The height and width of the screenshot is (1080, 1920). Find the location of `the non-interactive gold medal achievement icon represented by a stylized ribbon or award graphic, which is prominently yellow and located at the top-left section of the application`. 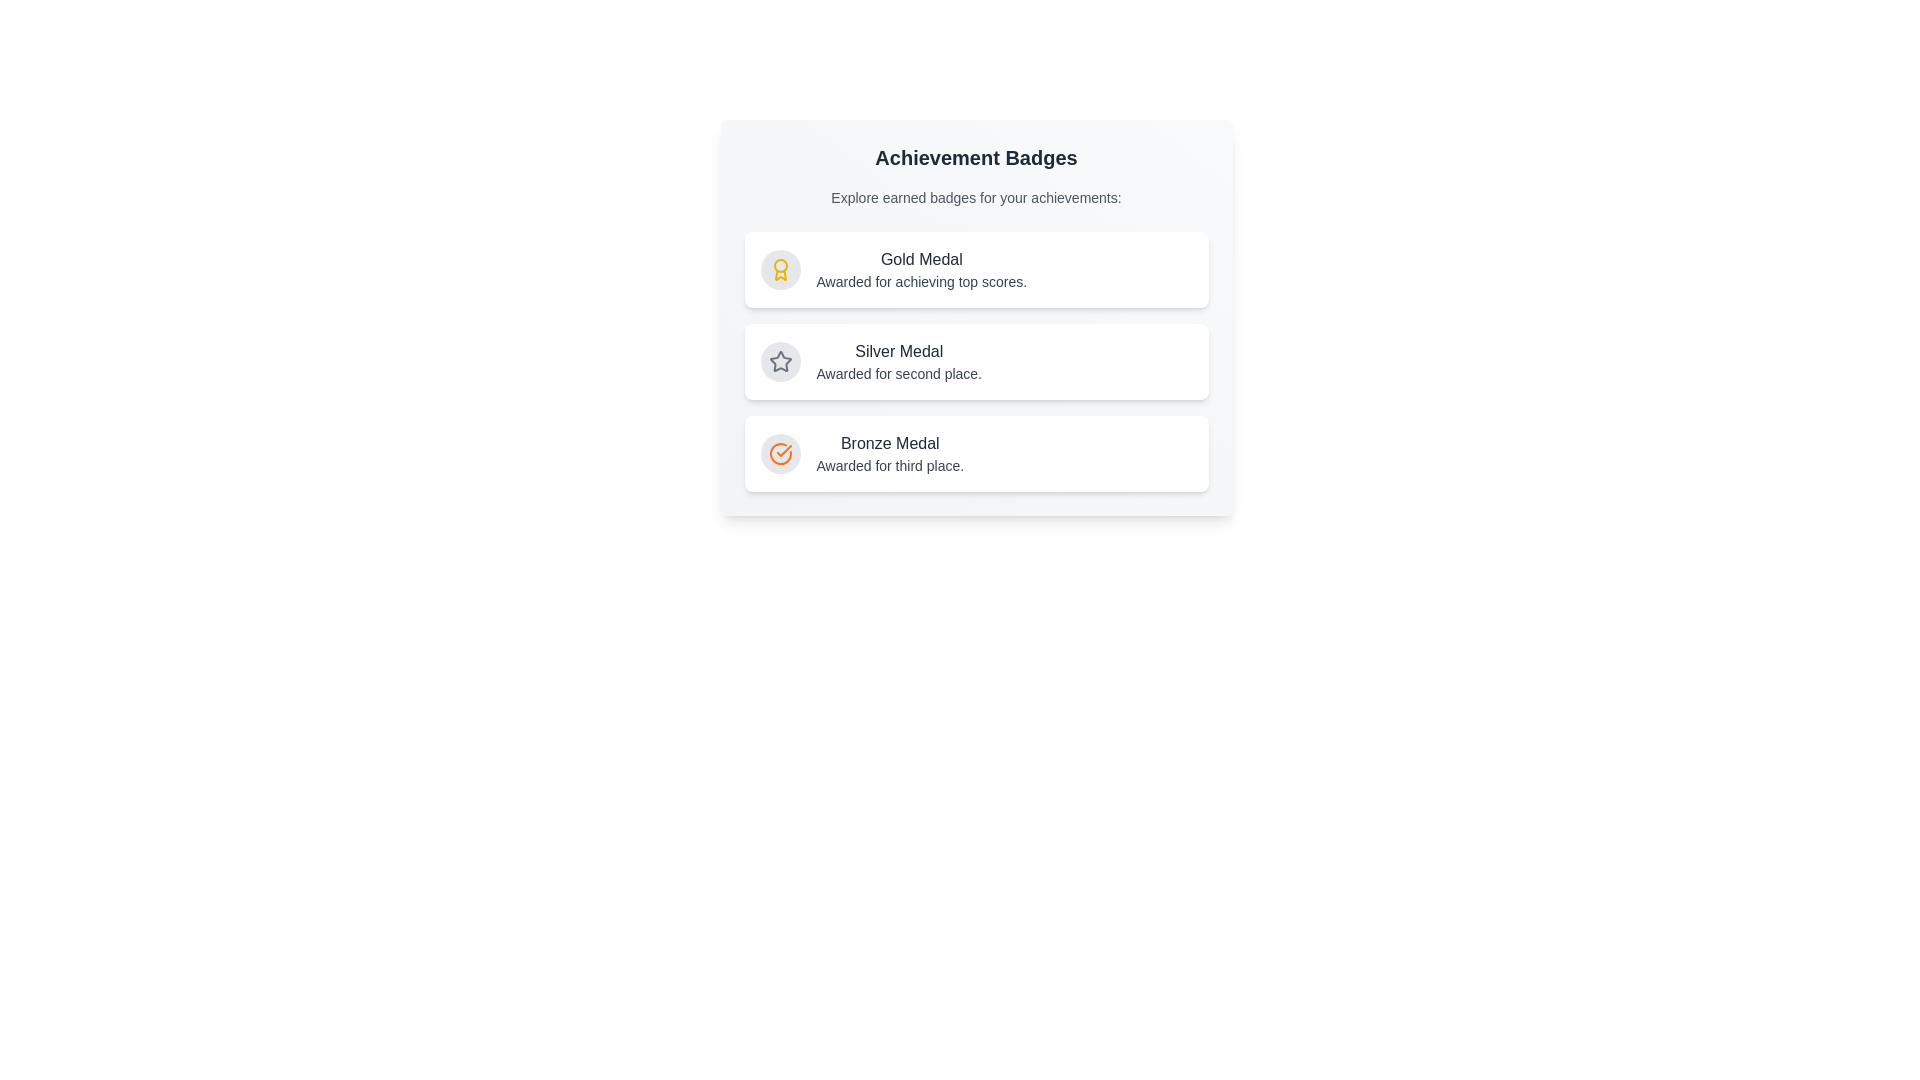

the non-interactive gold medal achievement icon represented by a stylized ribbon or award graphic, which is prominently yellow and located at the top-left section of the application is located at coordinates (779, 275).